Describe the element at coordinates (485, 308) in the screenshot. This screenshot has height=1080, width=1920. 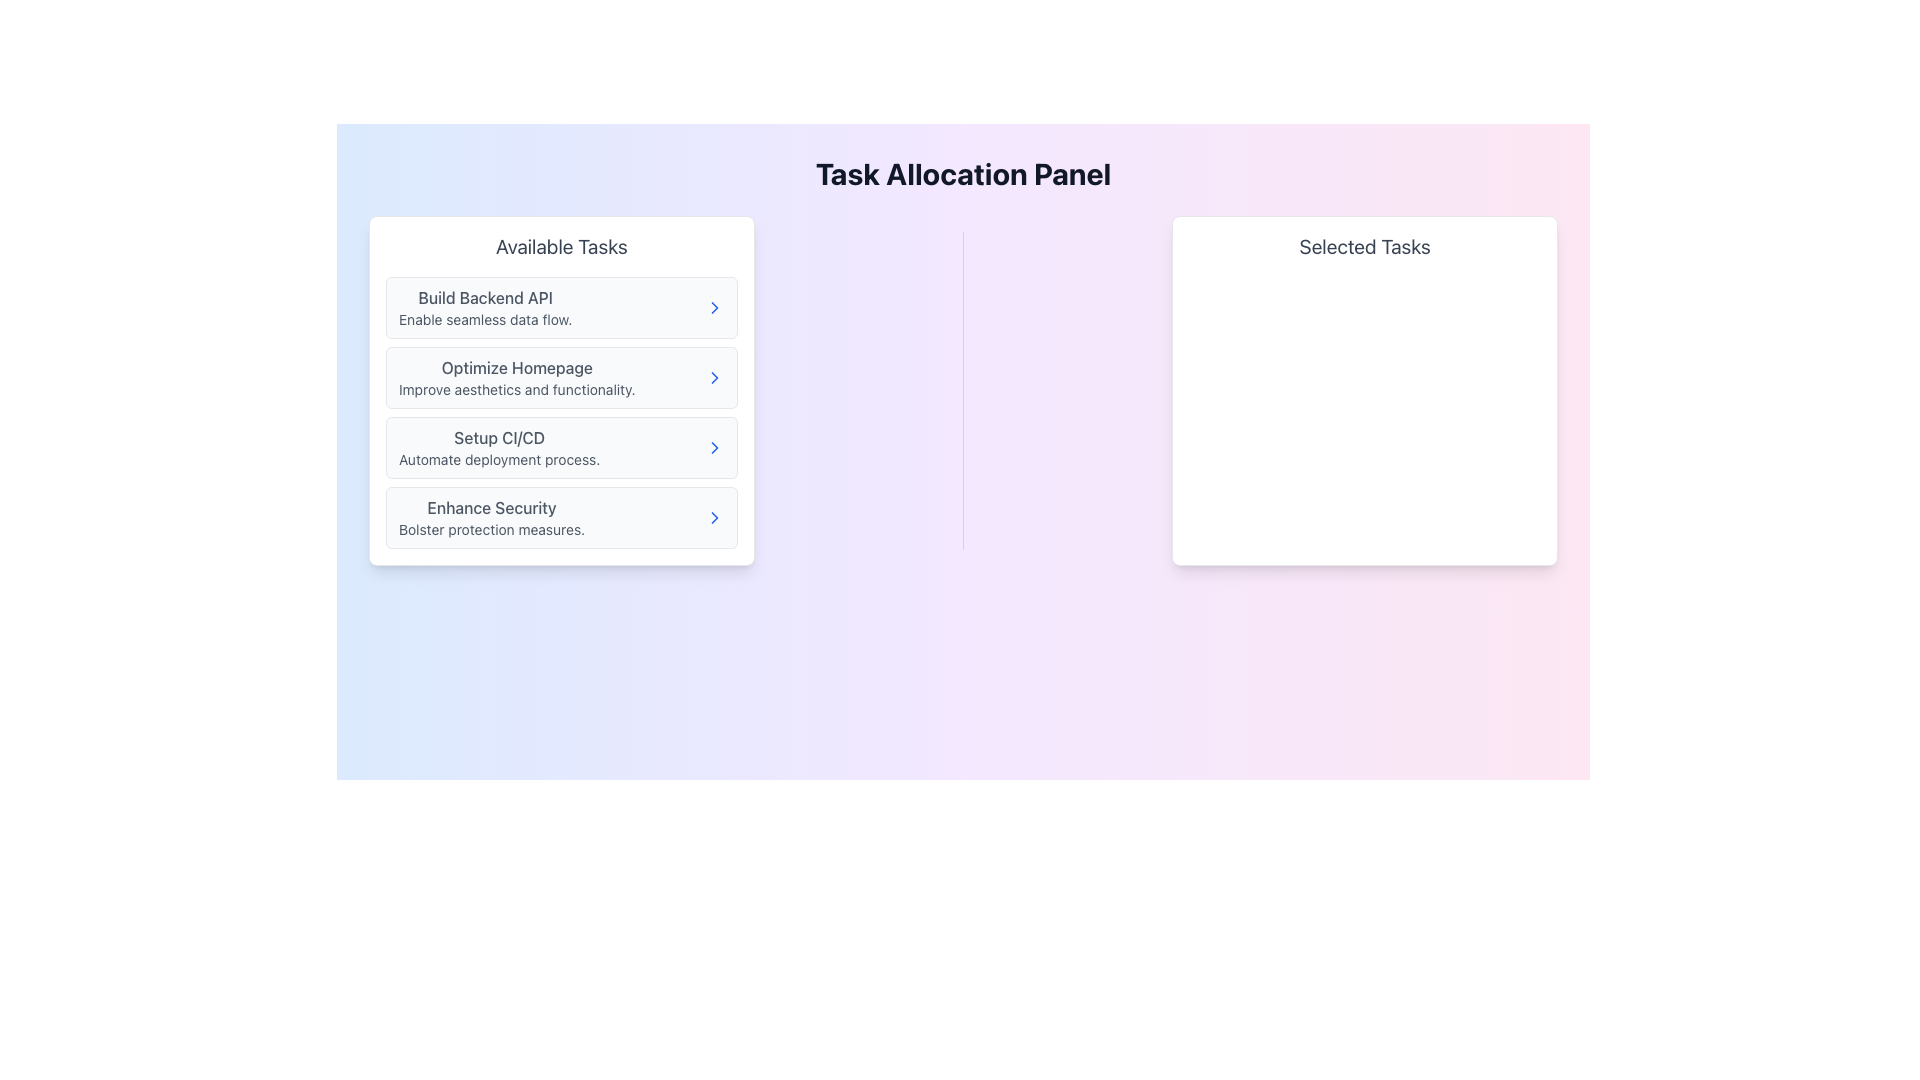
I see `the 'Build Backend API' text element, which is the first item in the 'Available Tasks' list` at that location.